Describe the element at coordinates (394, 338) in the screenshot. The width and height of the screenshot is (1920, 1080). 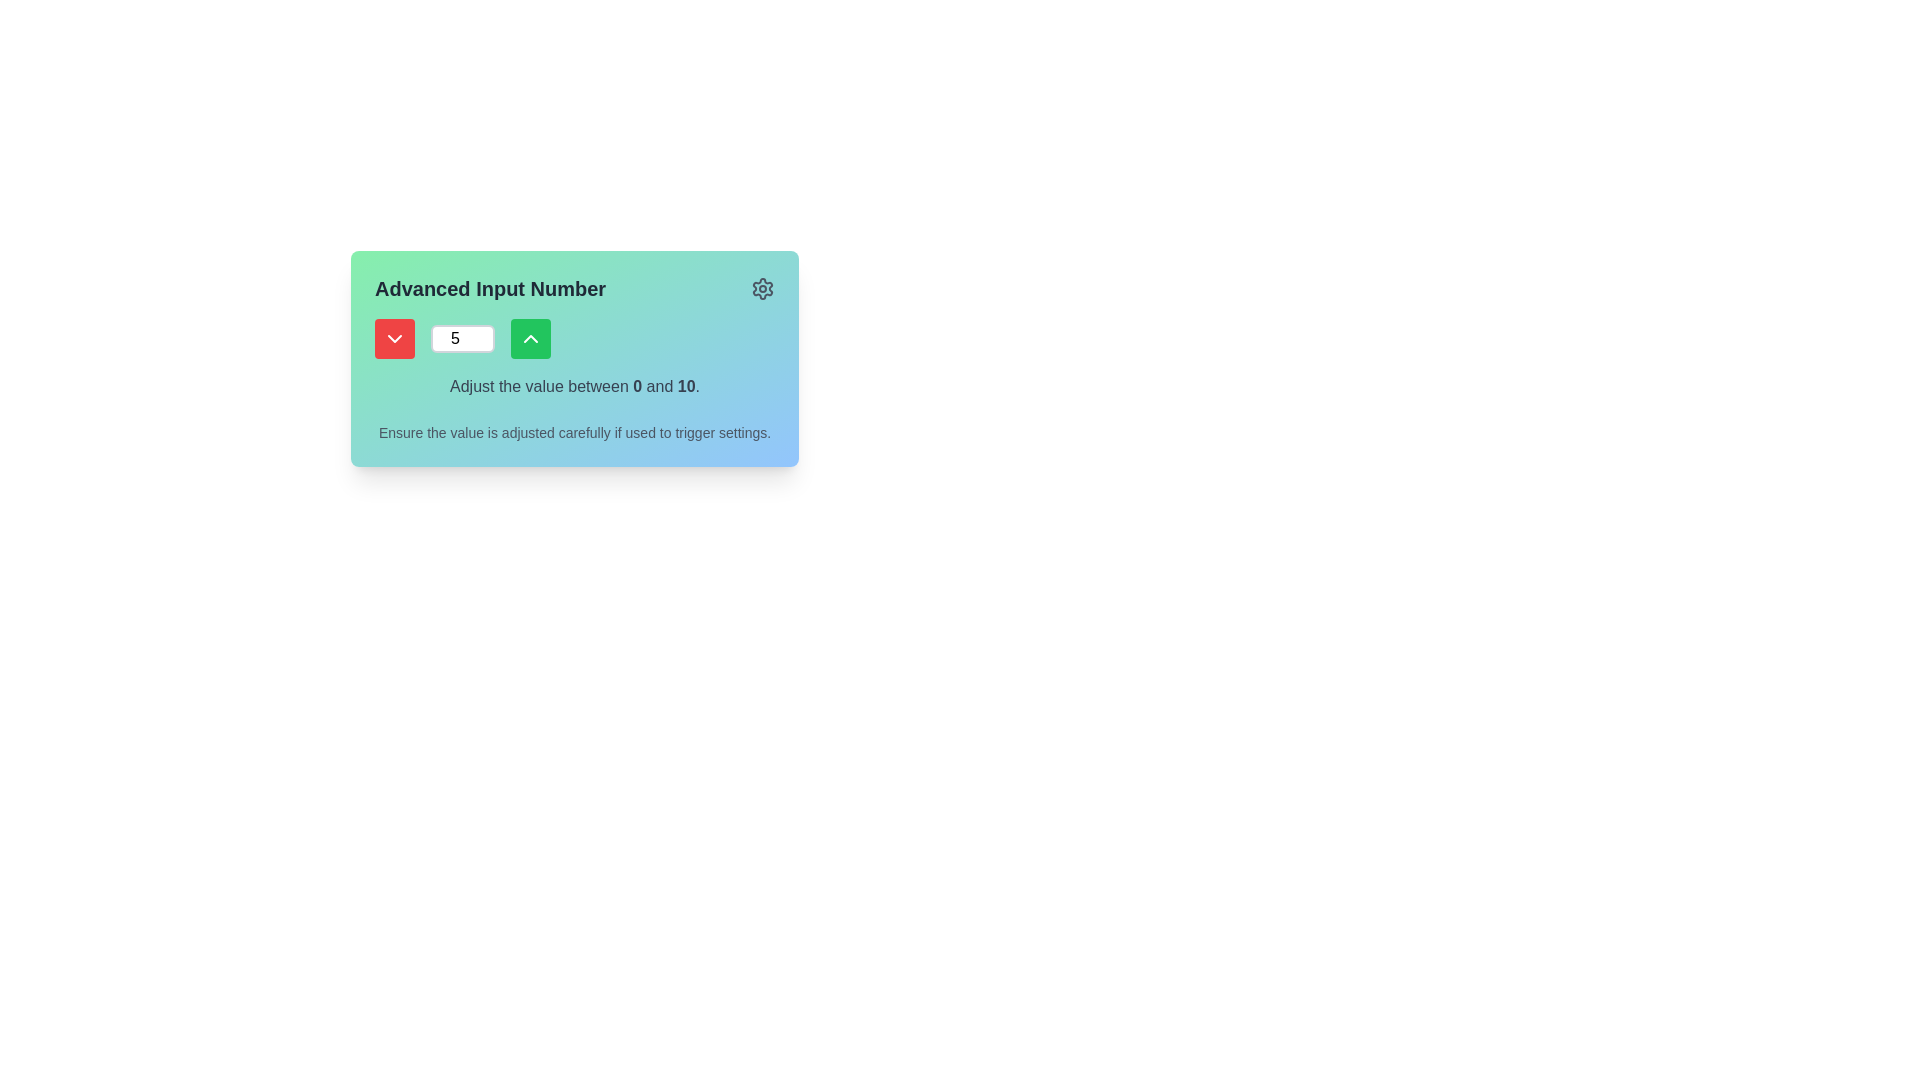
I see `the button that decreases the numeric value in the adjacent input field` at that location.